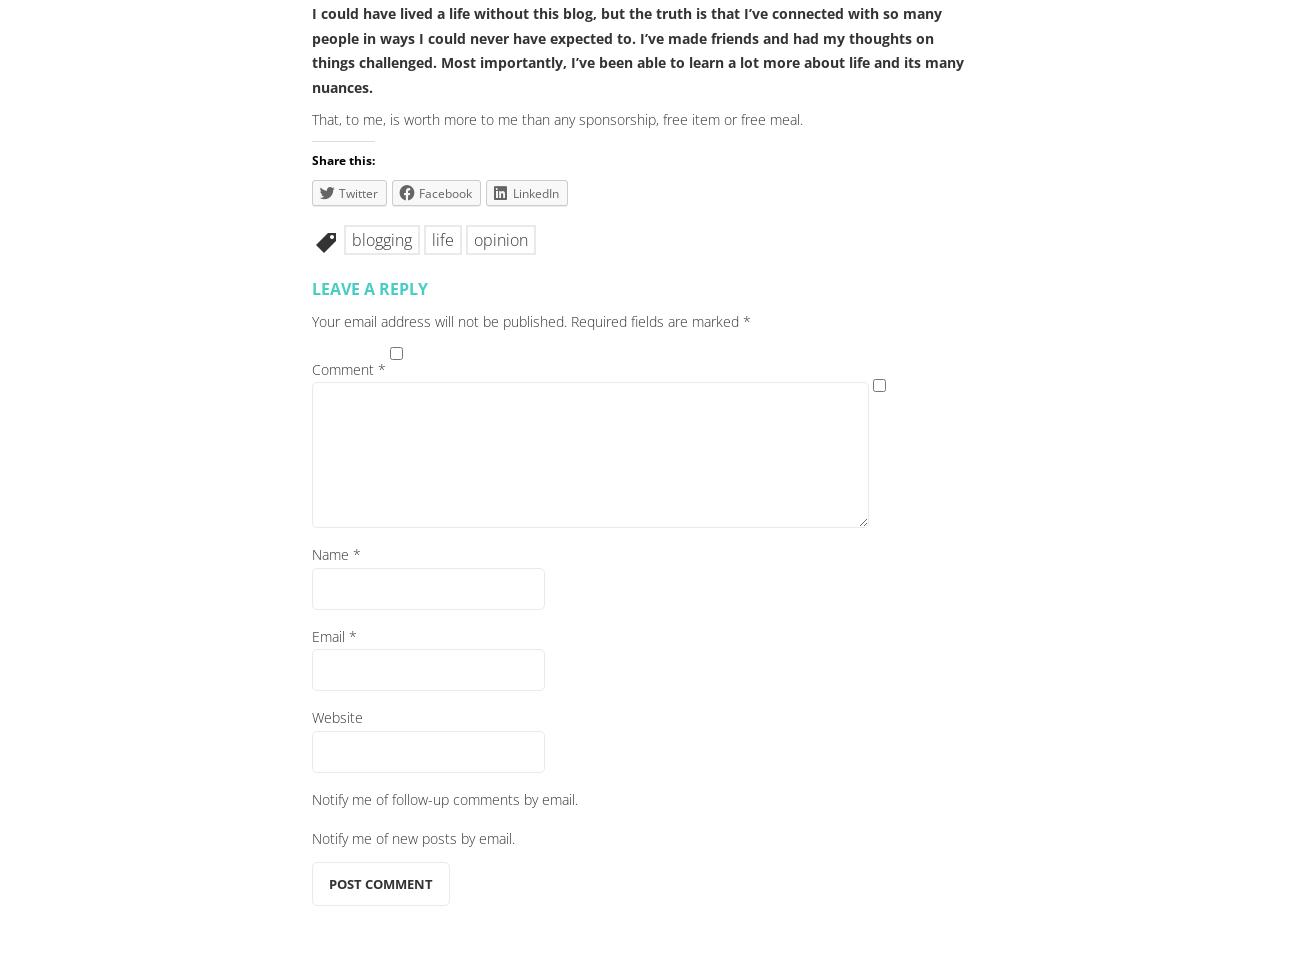  I want to click on 'Leave a Reply', so click(368, 286).